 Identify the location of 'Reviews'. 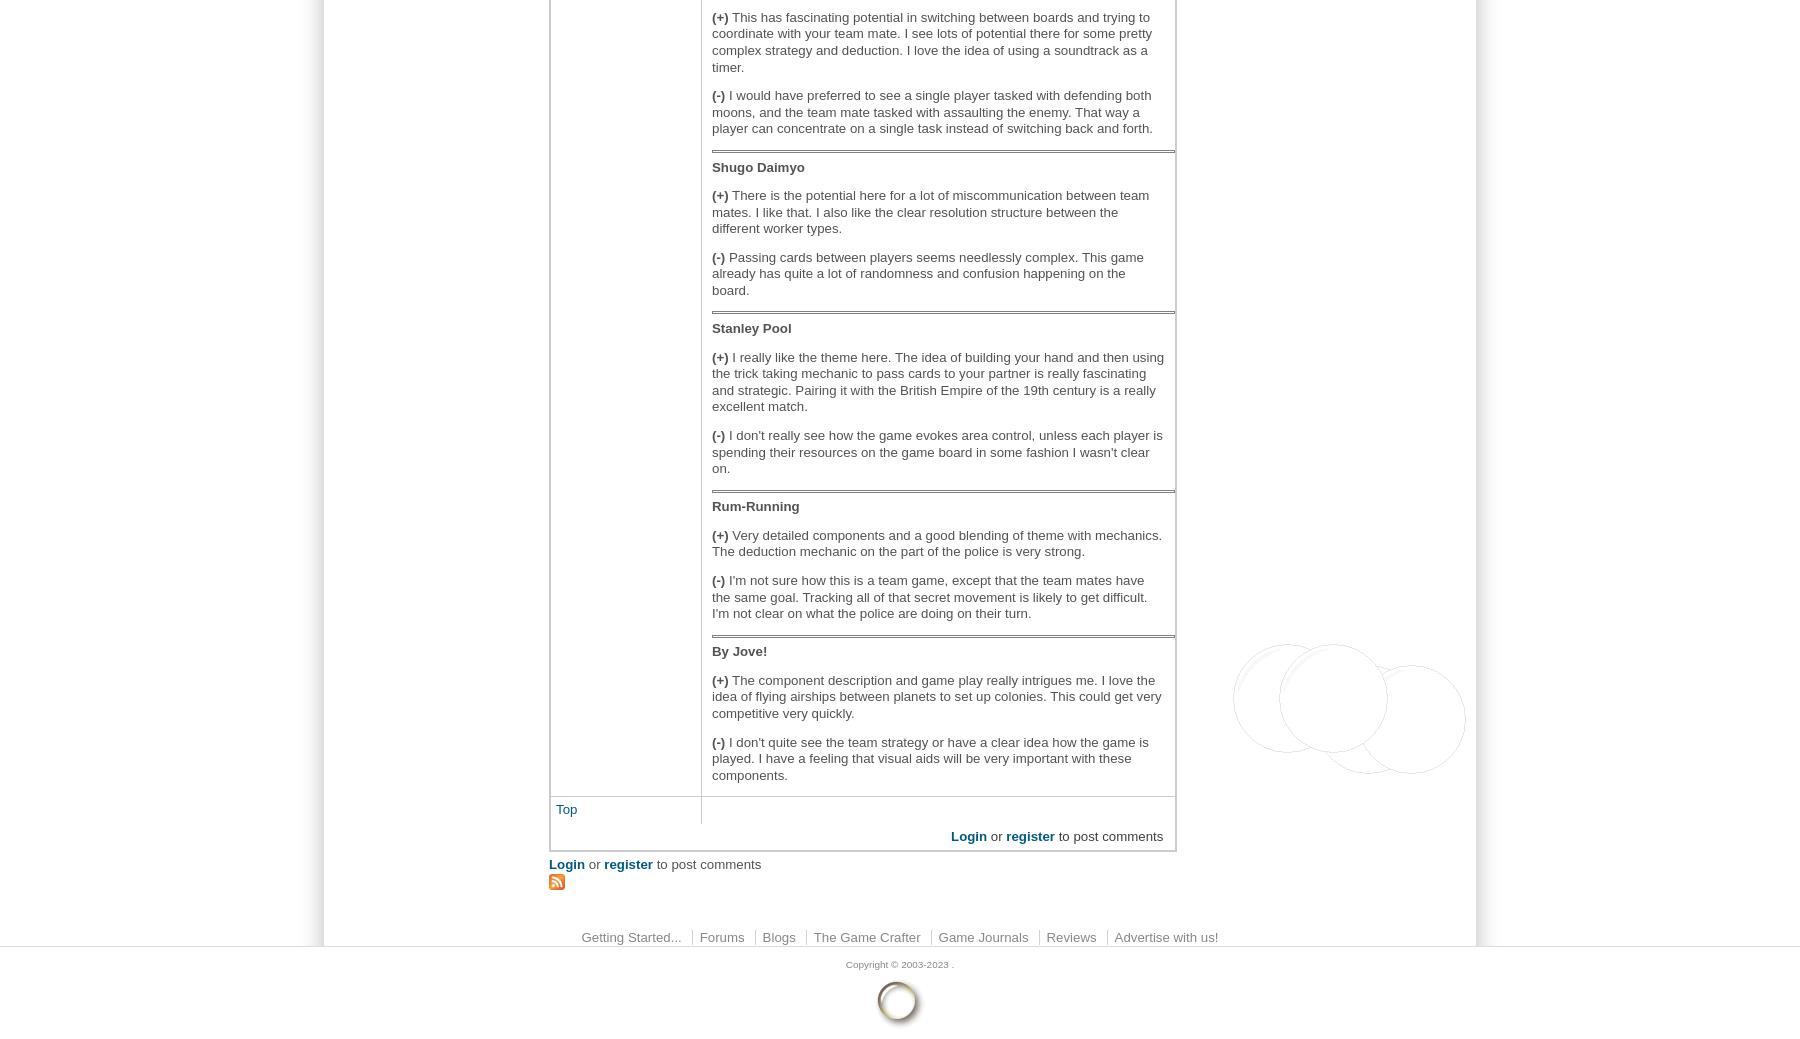
(1071, 936).